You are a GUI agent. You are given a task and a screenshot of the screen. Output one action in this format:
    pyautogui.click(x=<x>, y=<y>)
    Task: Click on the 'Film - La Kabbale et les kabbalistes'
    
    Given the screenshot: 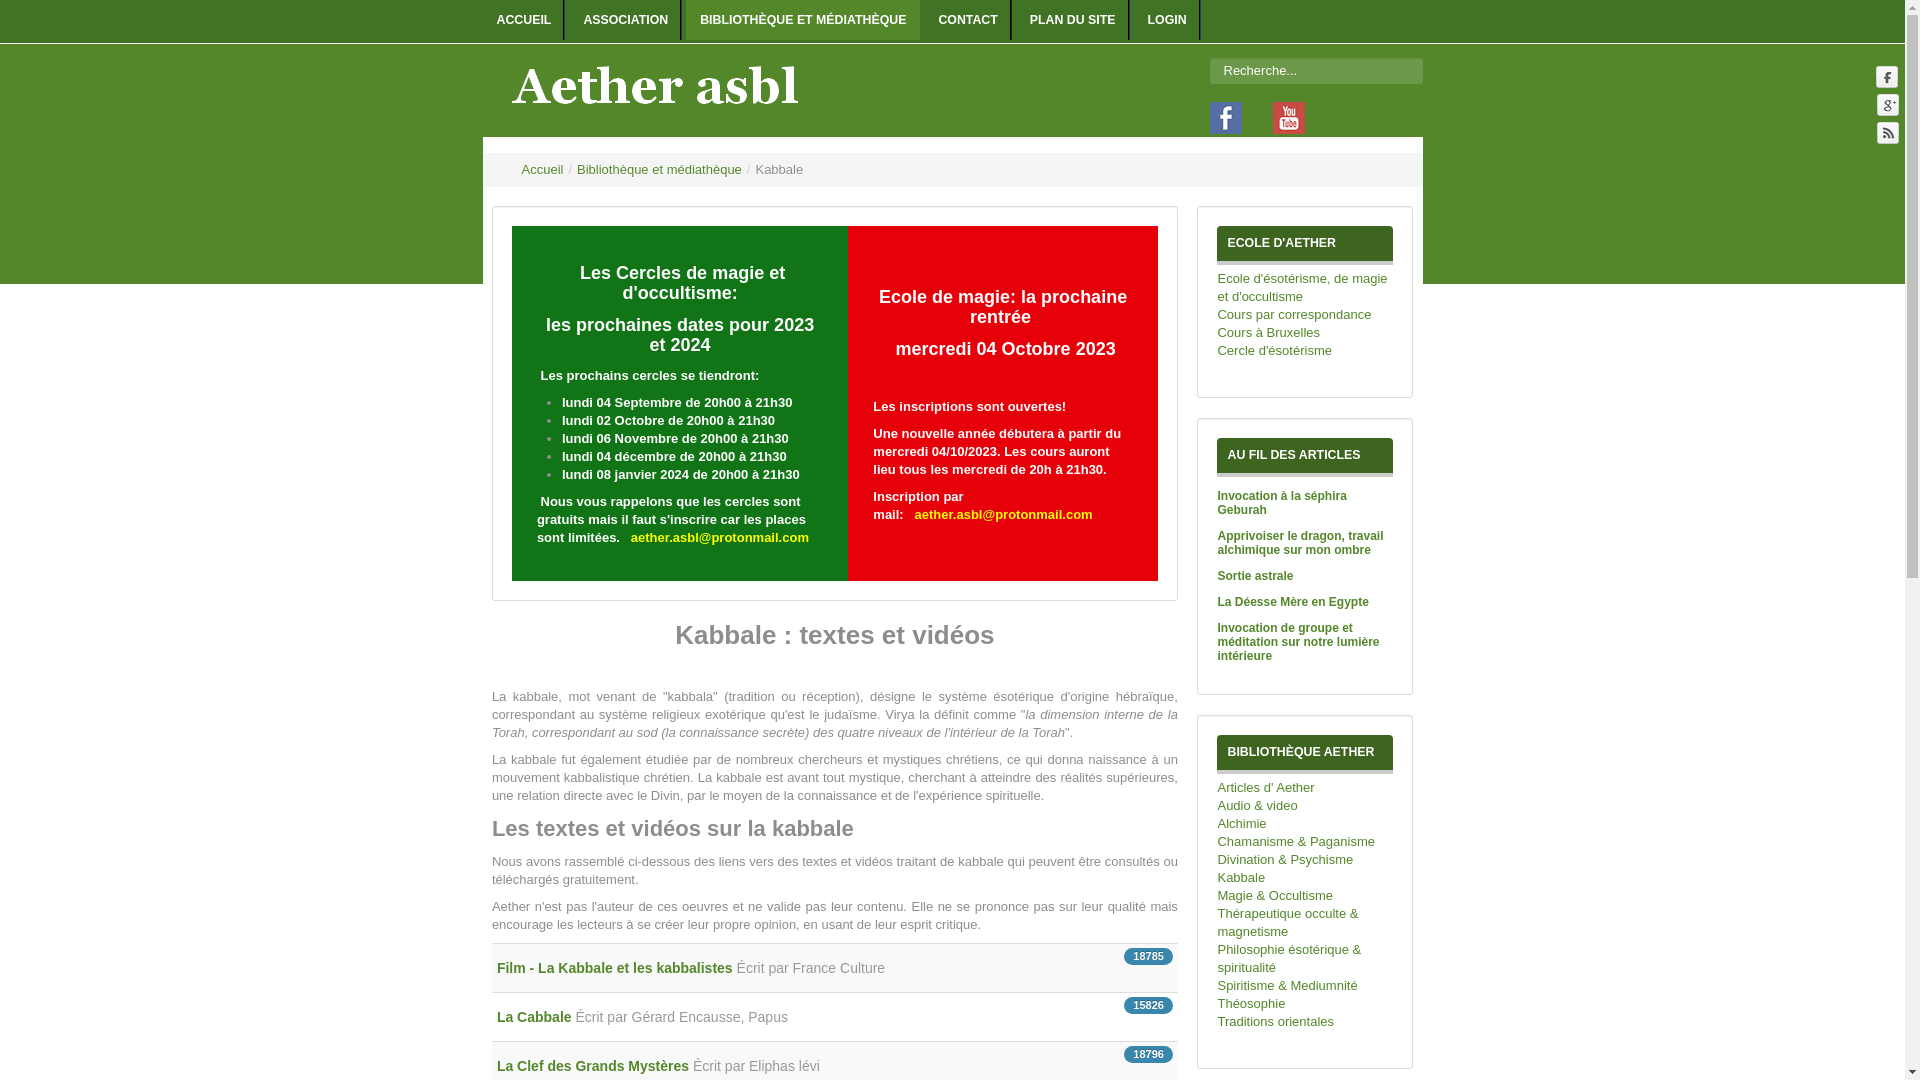 What is the action you would take?
    pyautogui.click(x=497, y=967)
    